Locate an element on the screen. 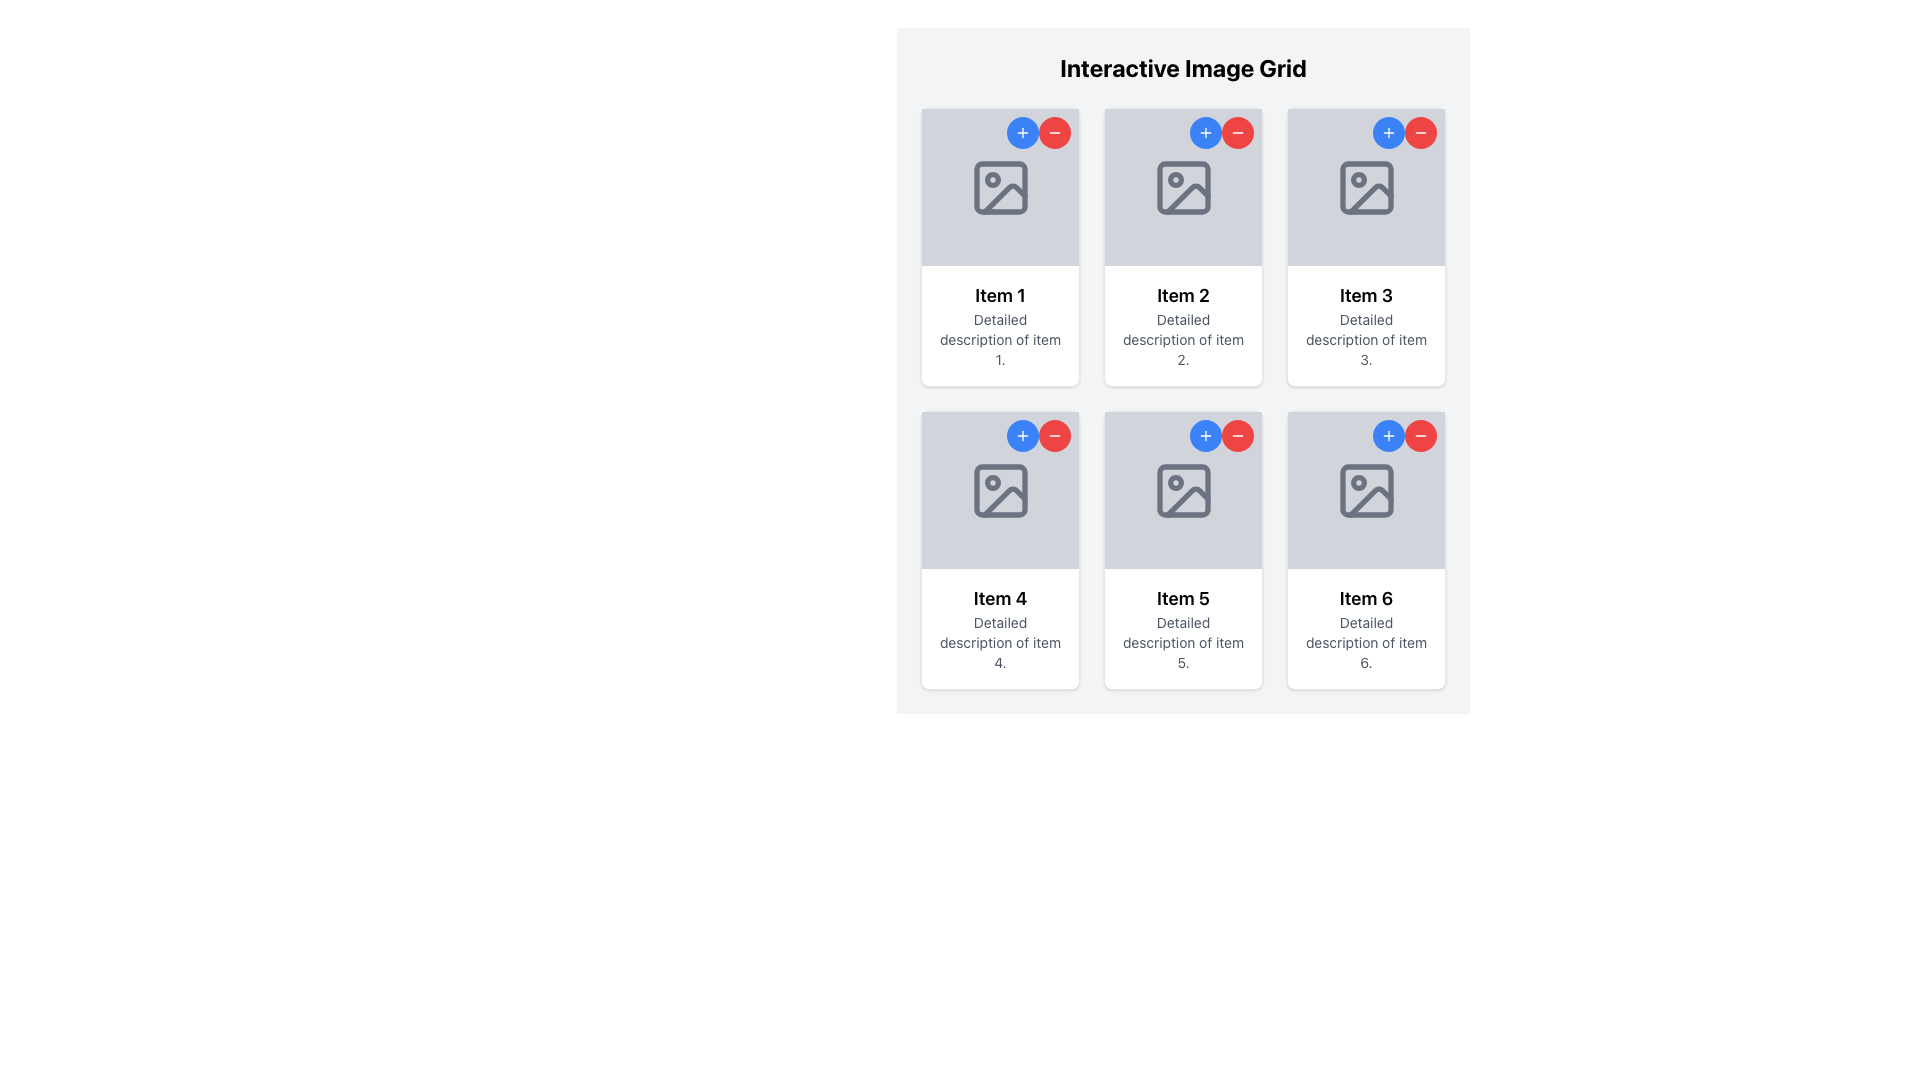 The image size is (1920, 1080). the second circular button at the top-right corner of the first item in the grid layout to decrement the item quantity is located at coordinates (1054, 132).